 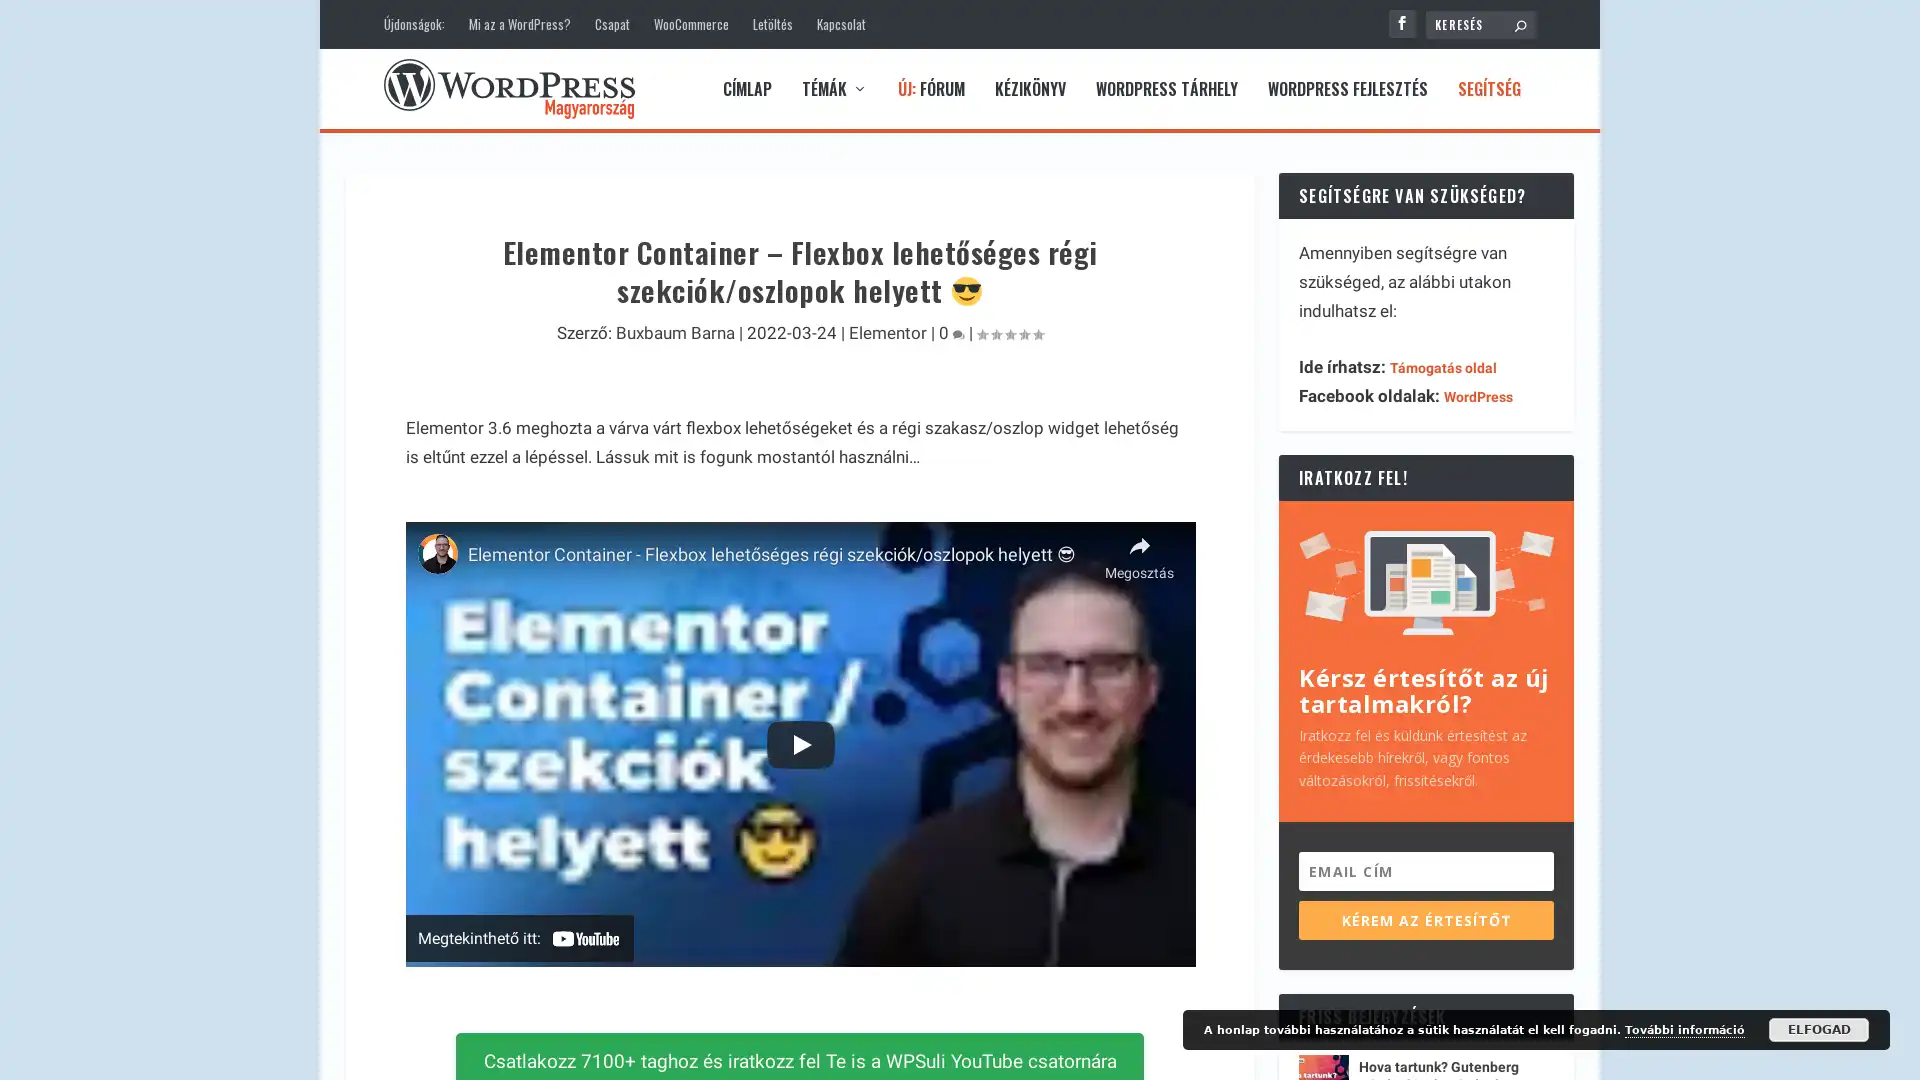 I want to click on ELFOGAD, so click(x=1819, y=1029).